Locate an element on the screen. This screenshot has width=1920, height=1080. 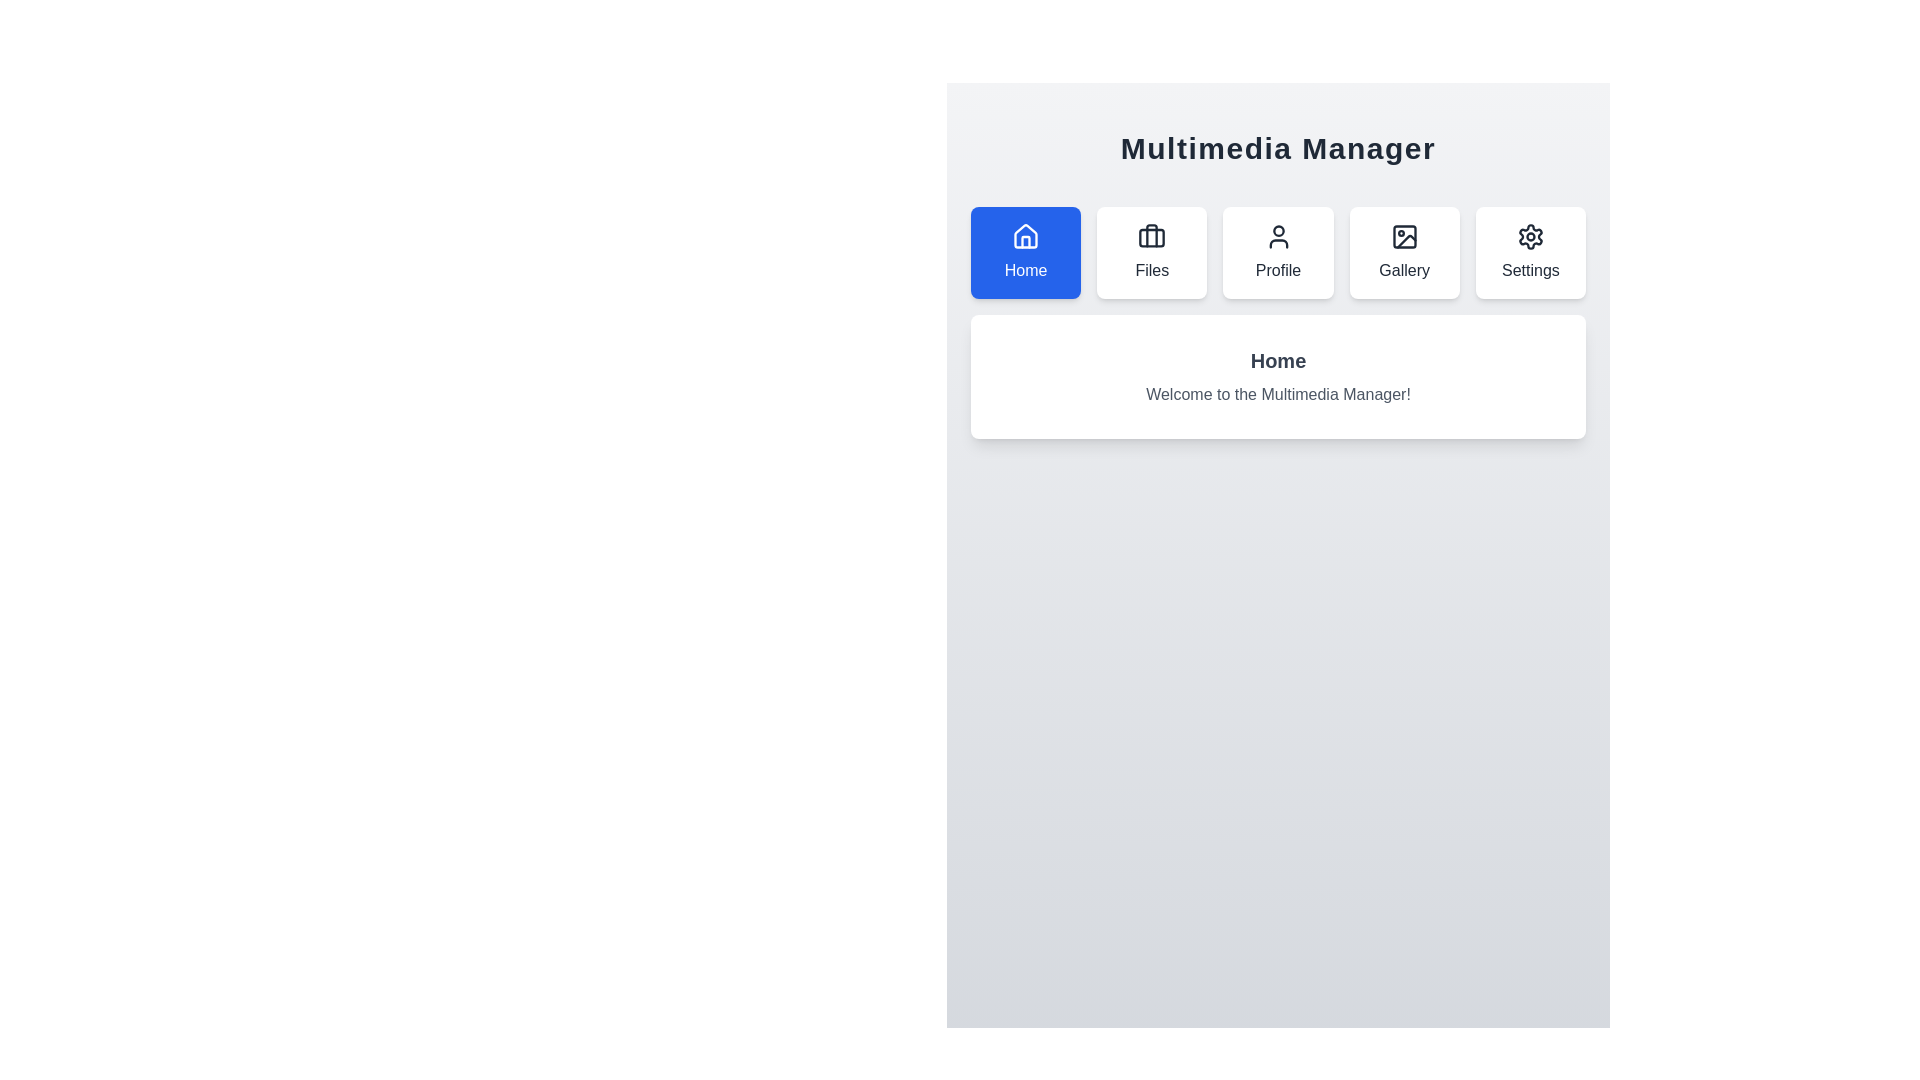
the details of the circular indicator above the head figure in the 'Profile' icon located in the navigation bar is located at coordinates (1277, 230).